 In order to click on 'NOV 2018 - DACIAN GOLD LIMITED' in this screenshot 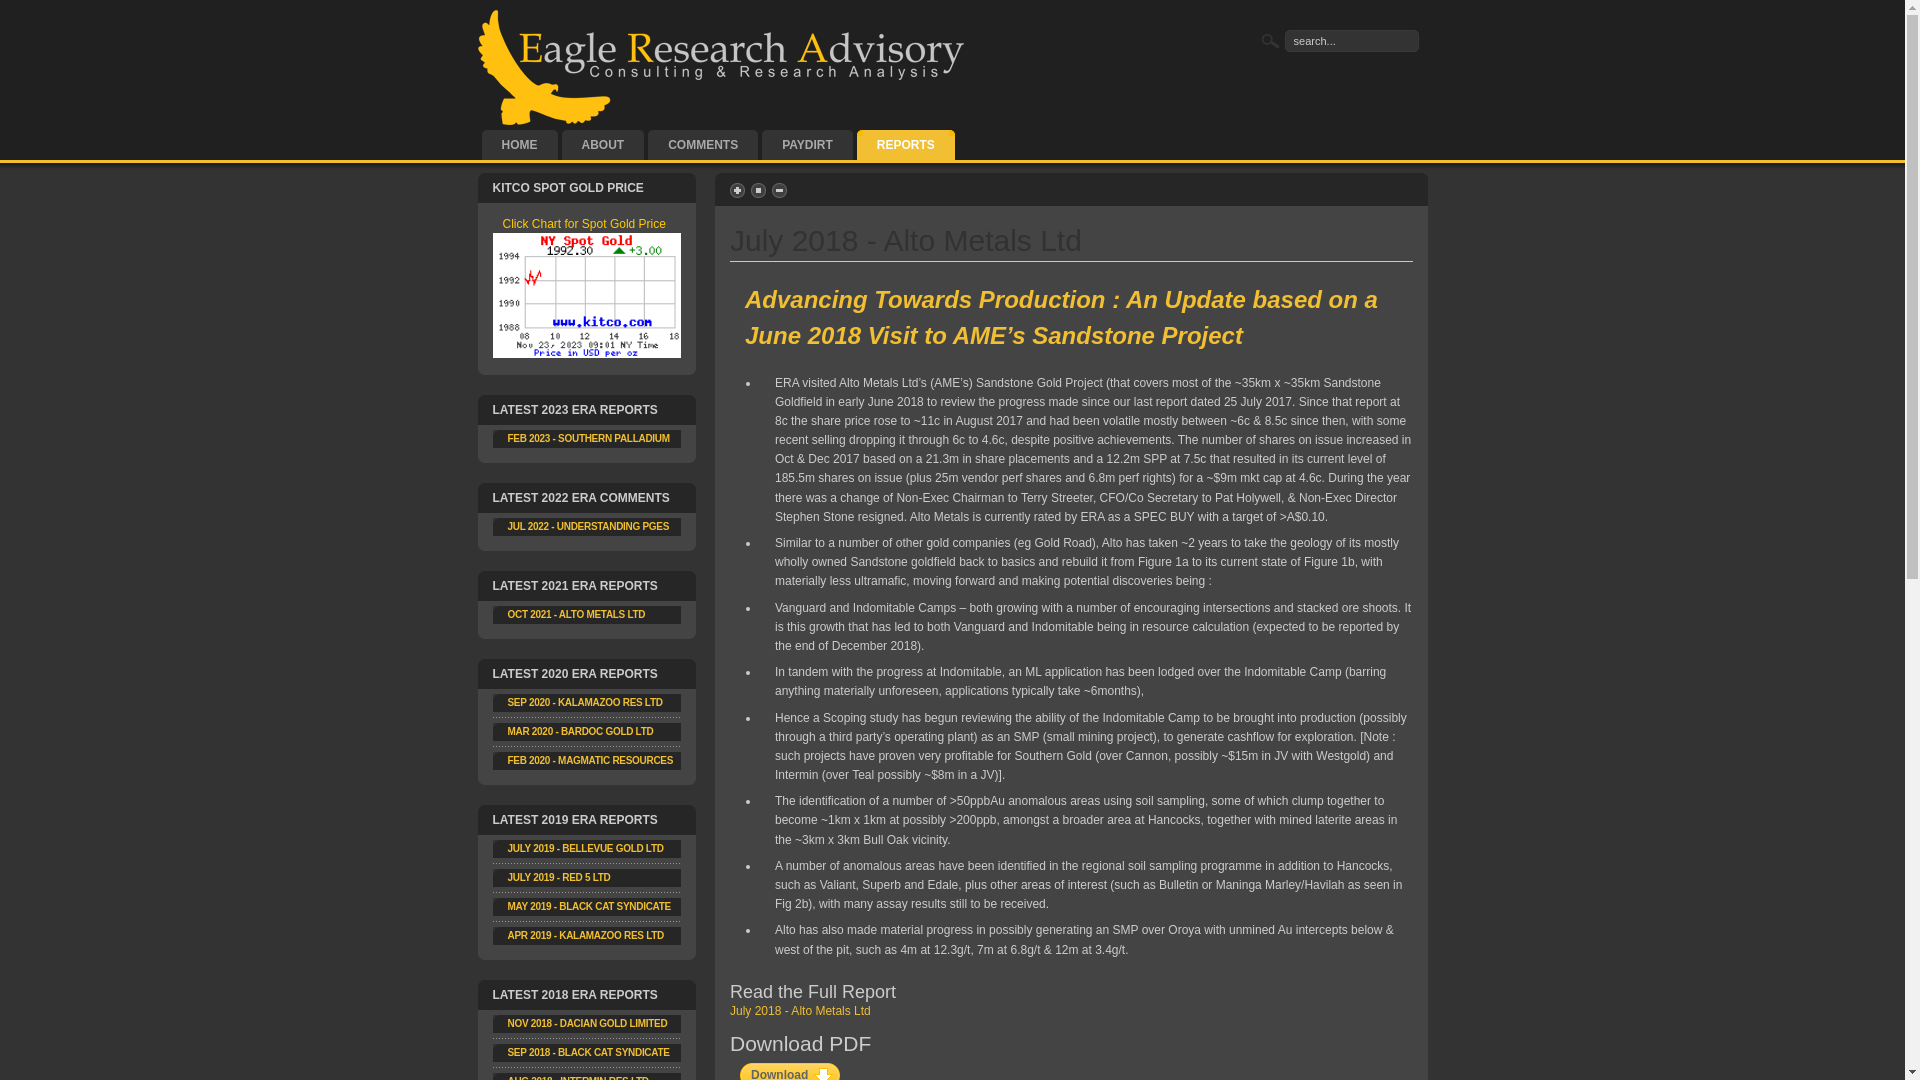, I will do `click(587, 1023)`.